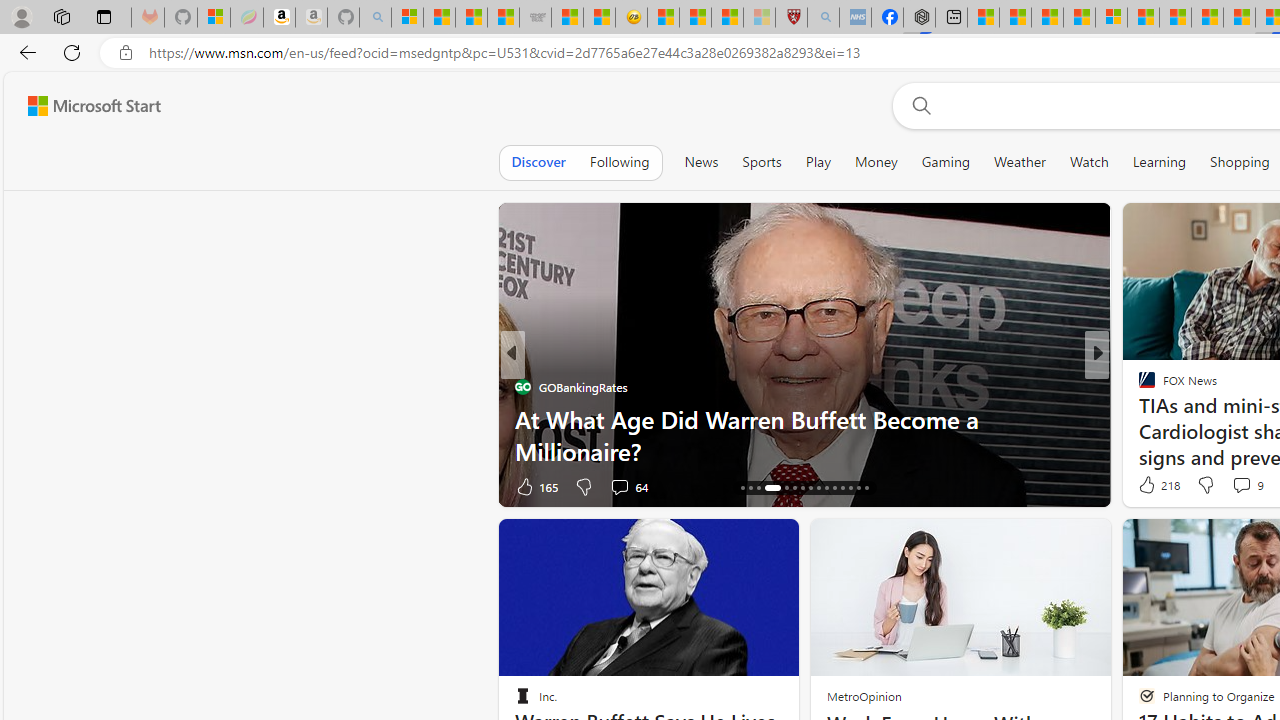 The image size is (1280, 720). Describe the element at coordinates (1247, 486) in the screenshot. I see `'View comments 167 Comment'` at that location.